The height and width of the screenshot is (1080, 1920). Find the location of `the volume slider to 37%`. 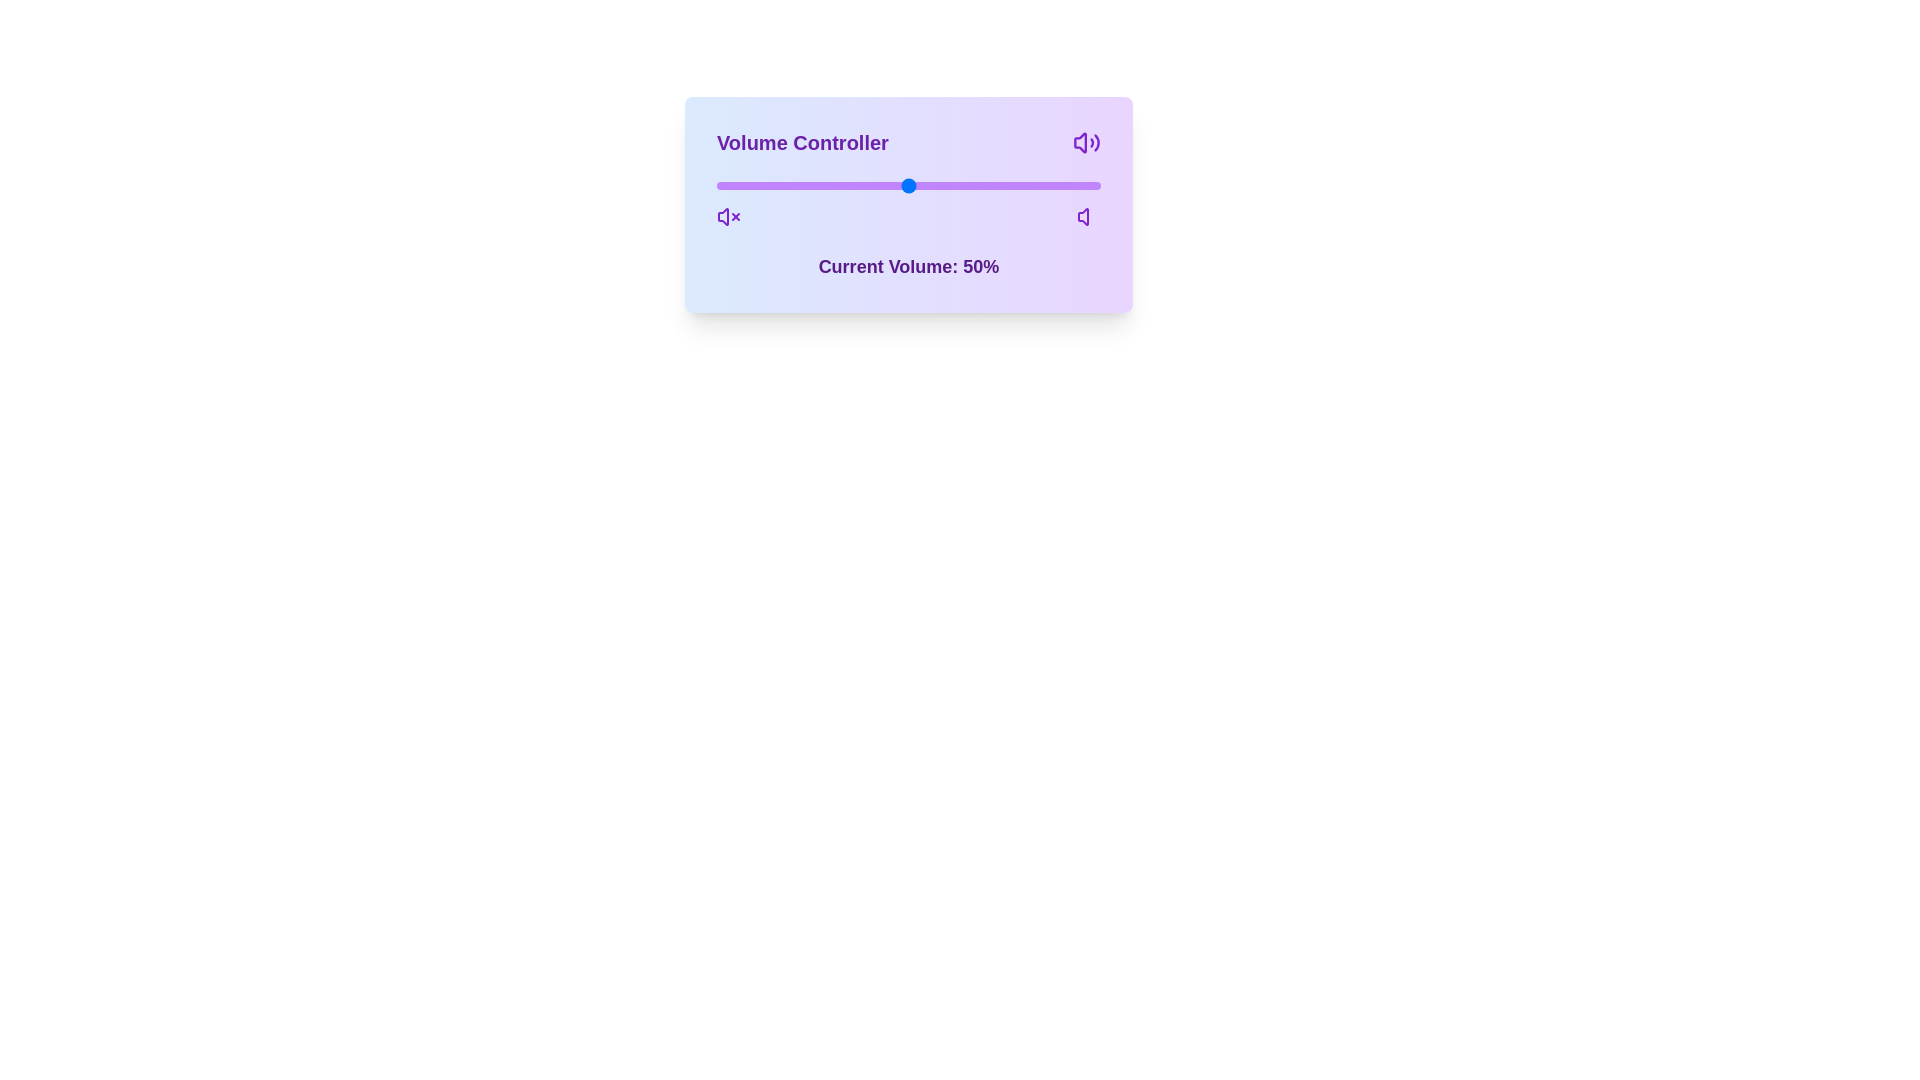

the volume slider to 37% is located at coordinates (859, 185).